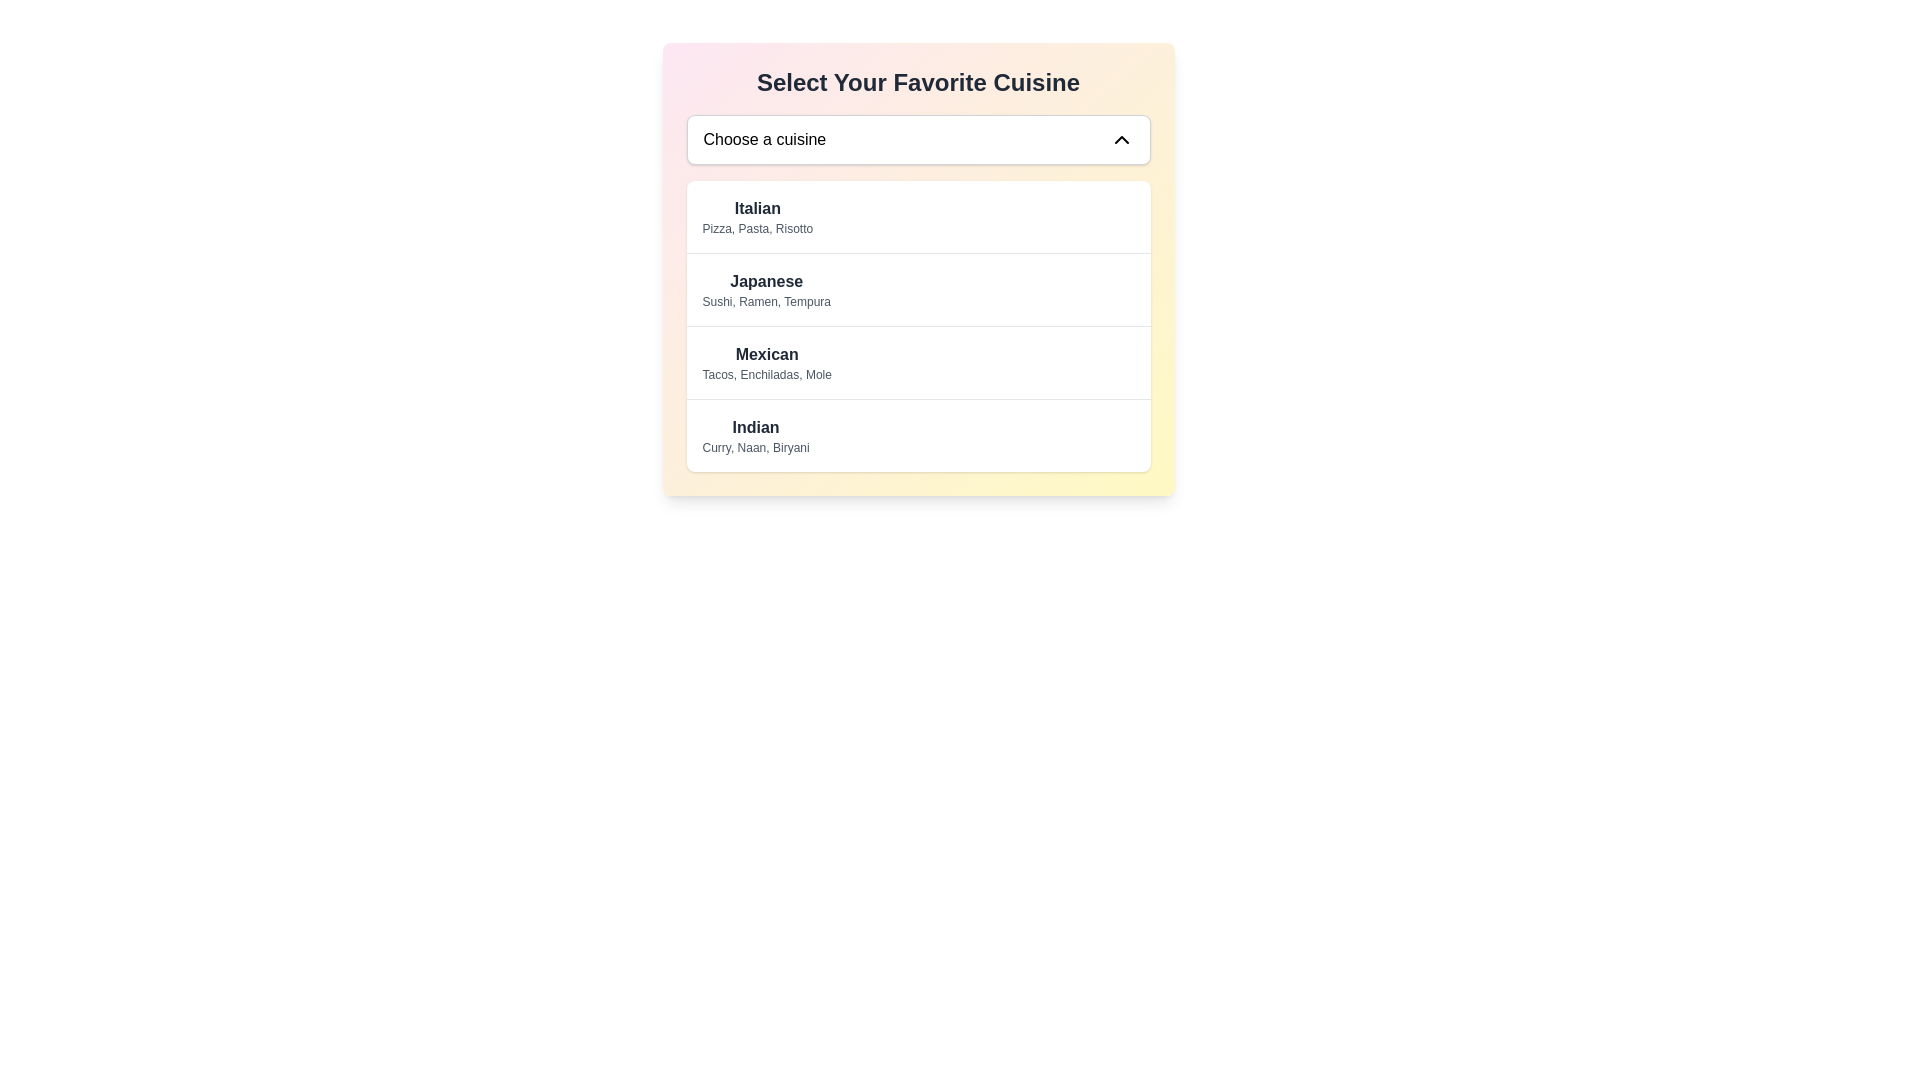  I want to click on the label providing additional details related to 'Mexican' cuisine, which is positioned directly beneath the 'Mexican' heading, so click(766, 374).